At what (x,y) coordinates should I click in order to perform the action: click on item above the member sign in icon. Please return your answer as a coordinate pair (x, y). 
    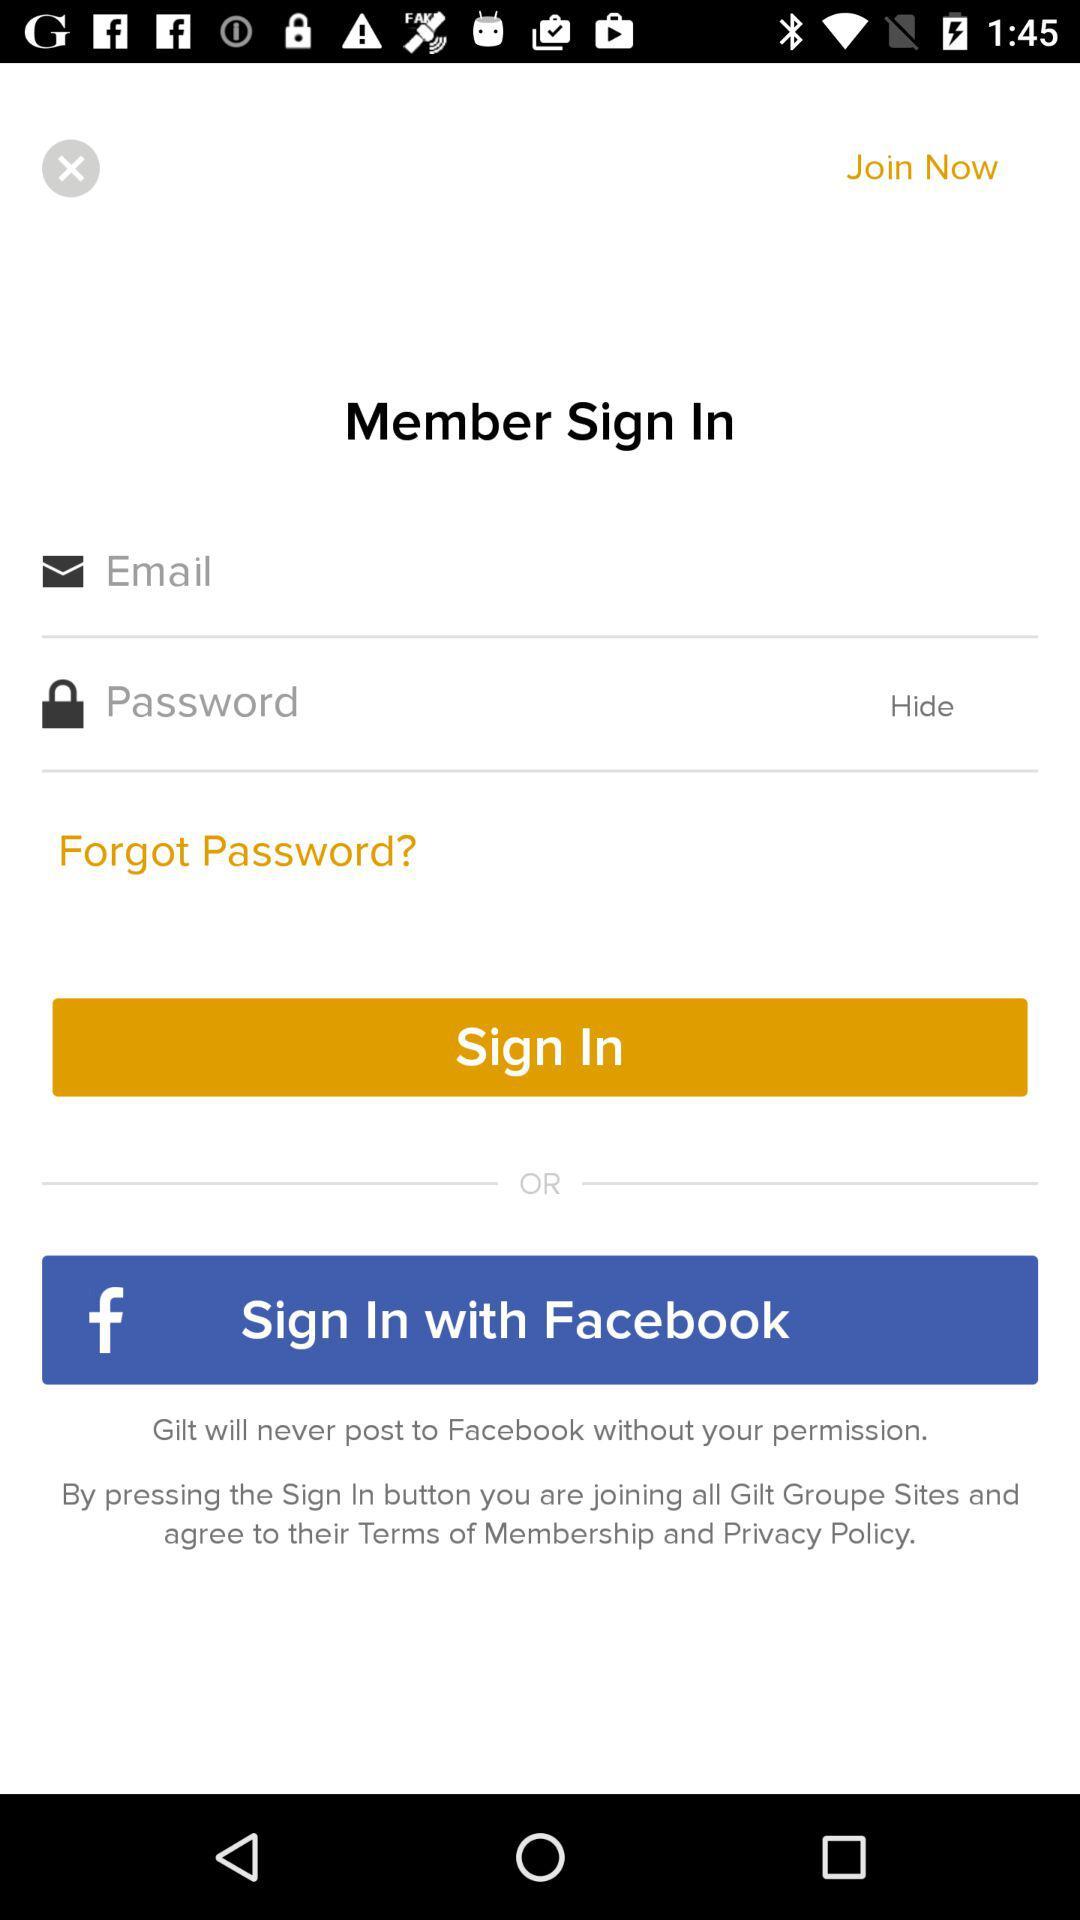
    Looking at the image, I should click on (922, 168).